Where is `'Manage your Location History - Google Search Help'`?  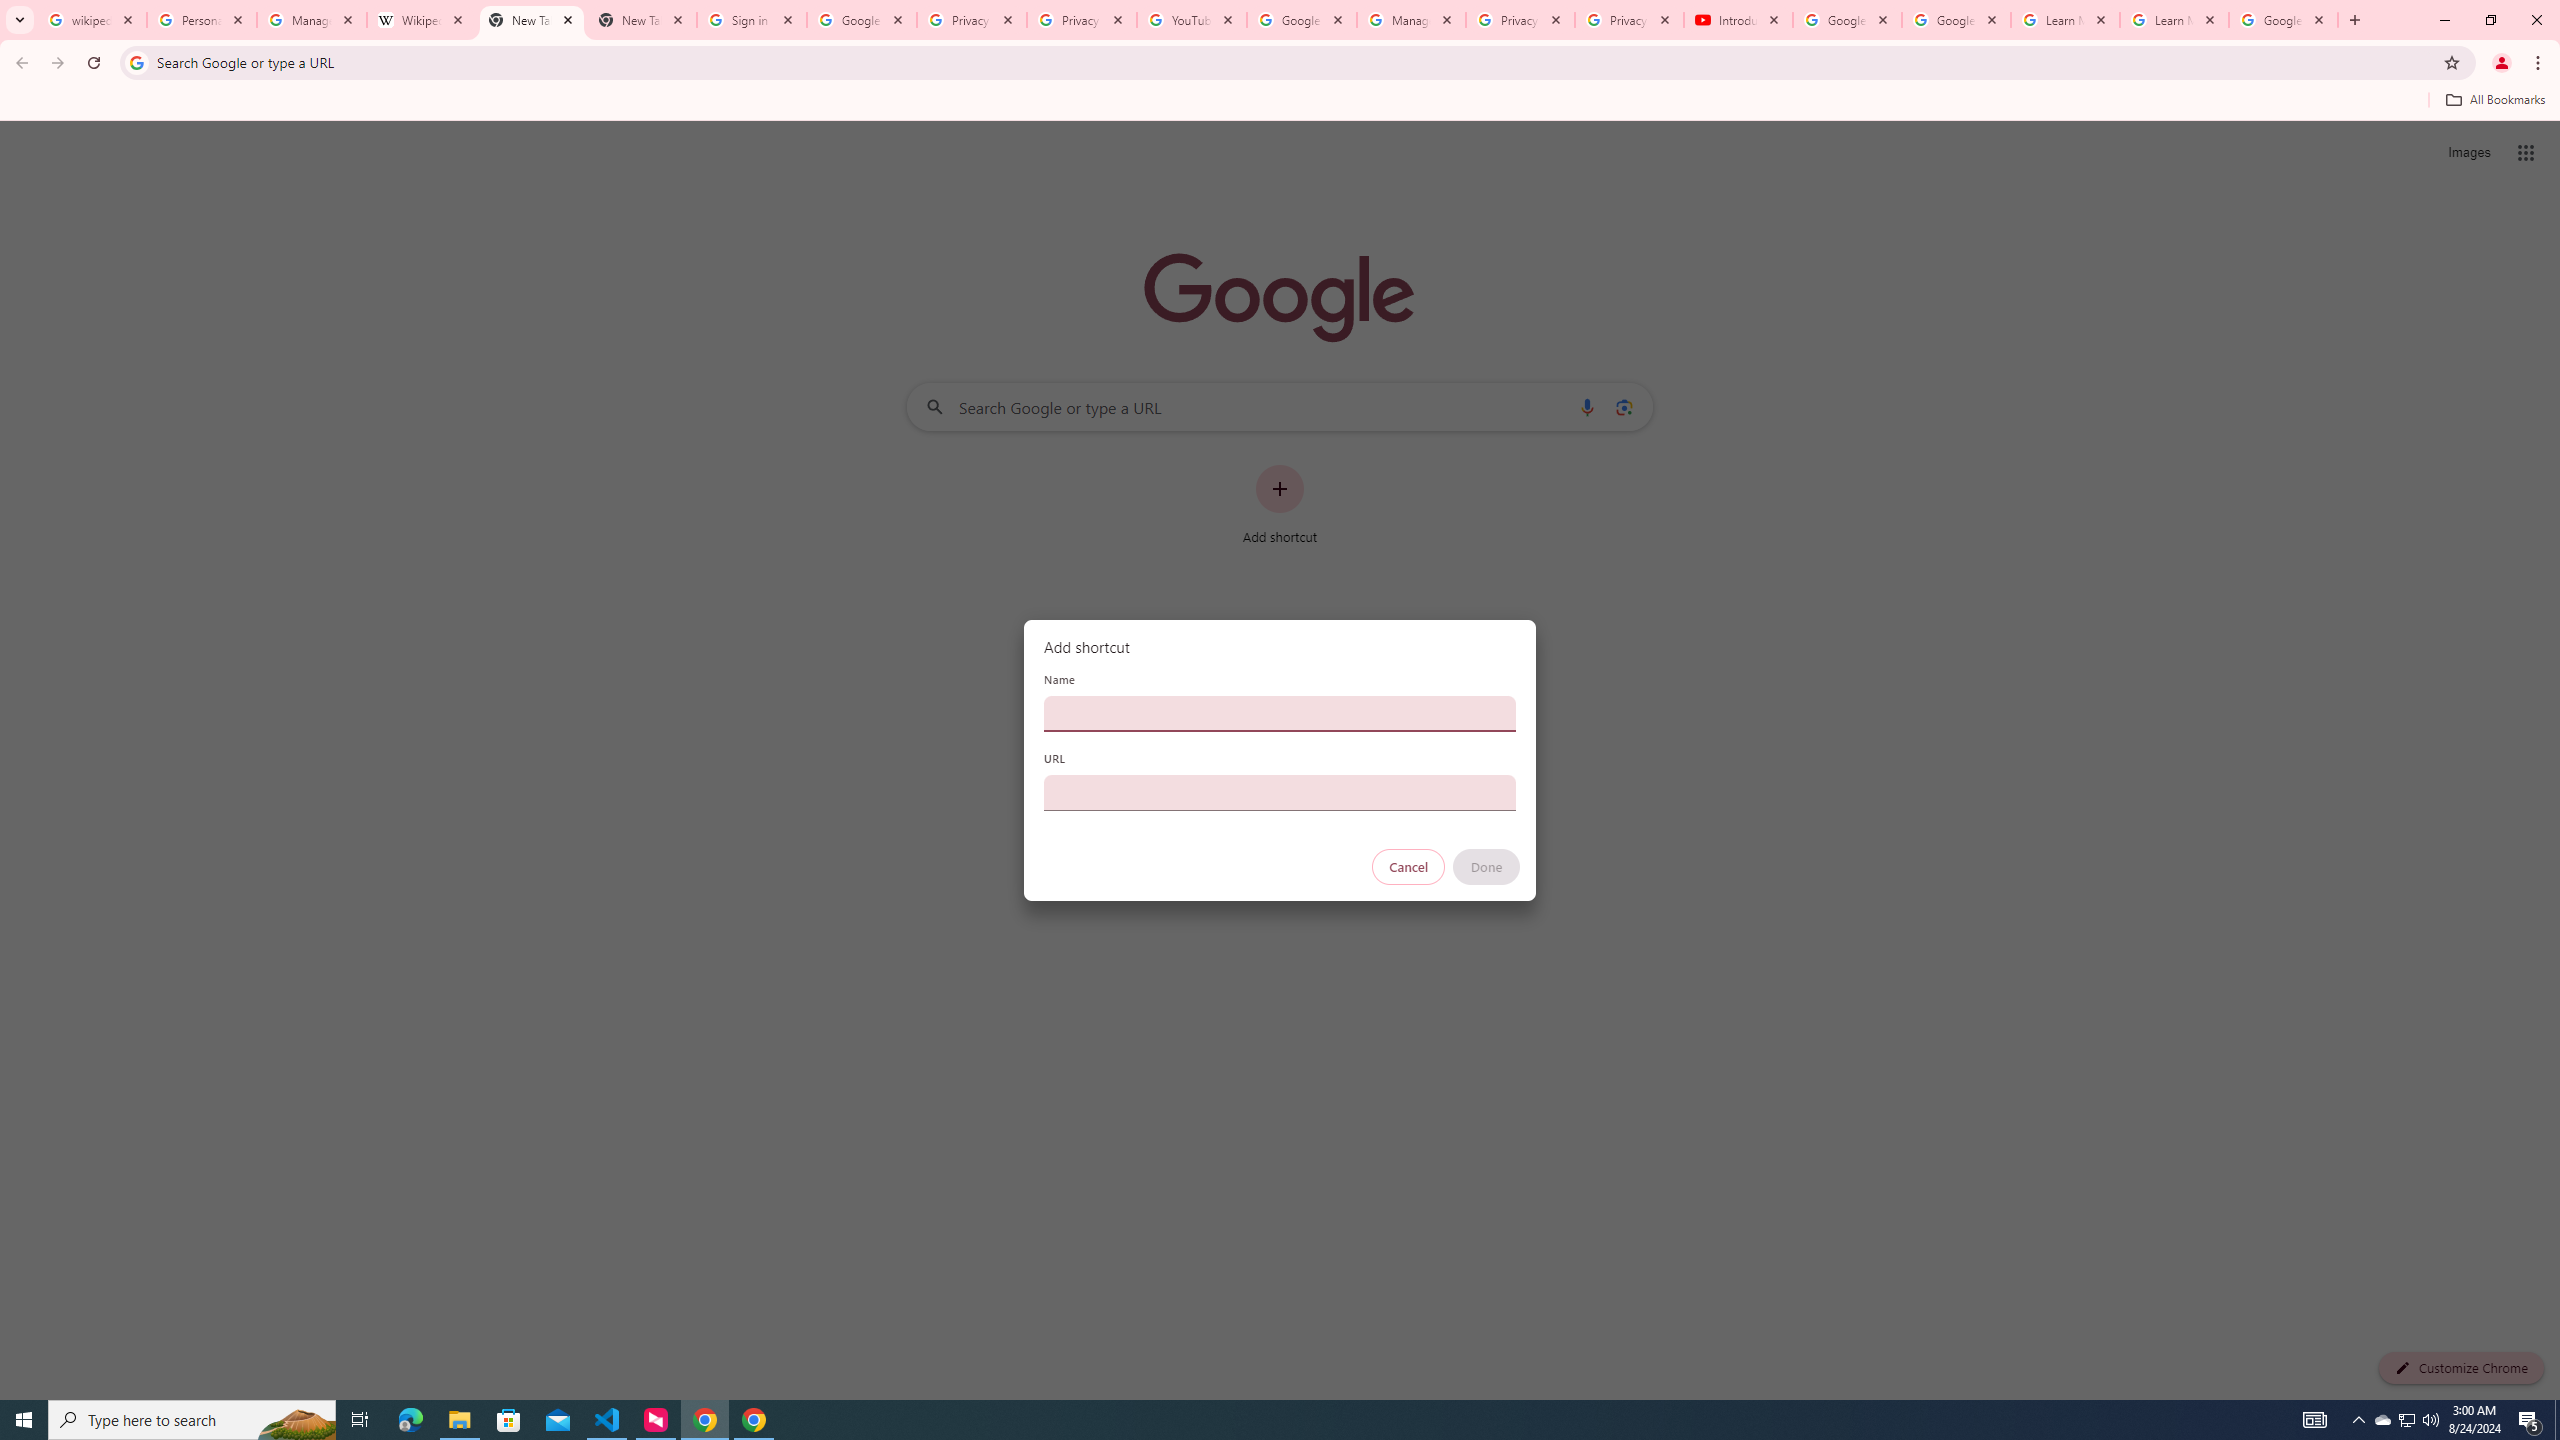
'Manage your Location History - Google Search Help' is located at coordinates (311, 19).